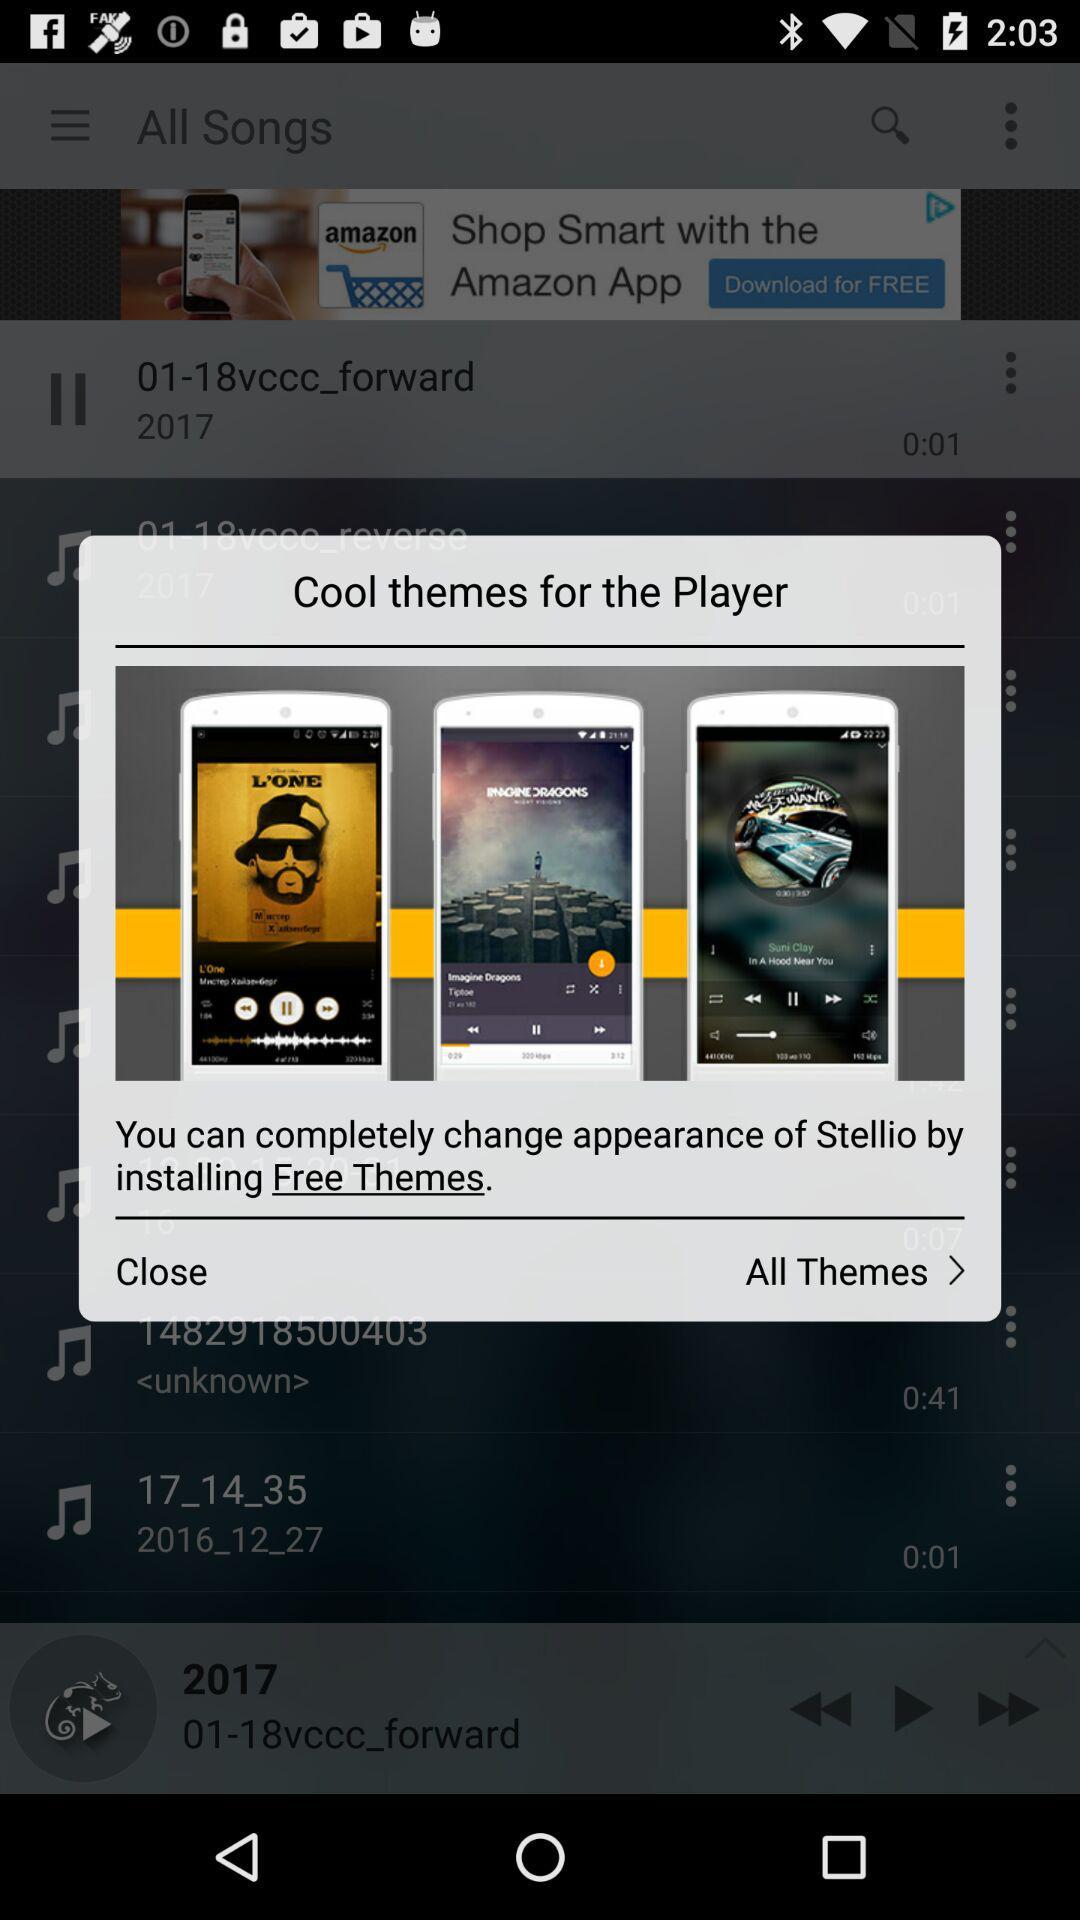  I want to click on icon below you can completely app, so click(769, 1269).